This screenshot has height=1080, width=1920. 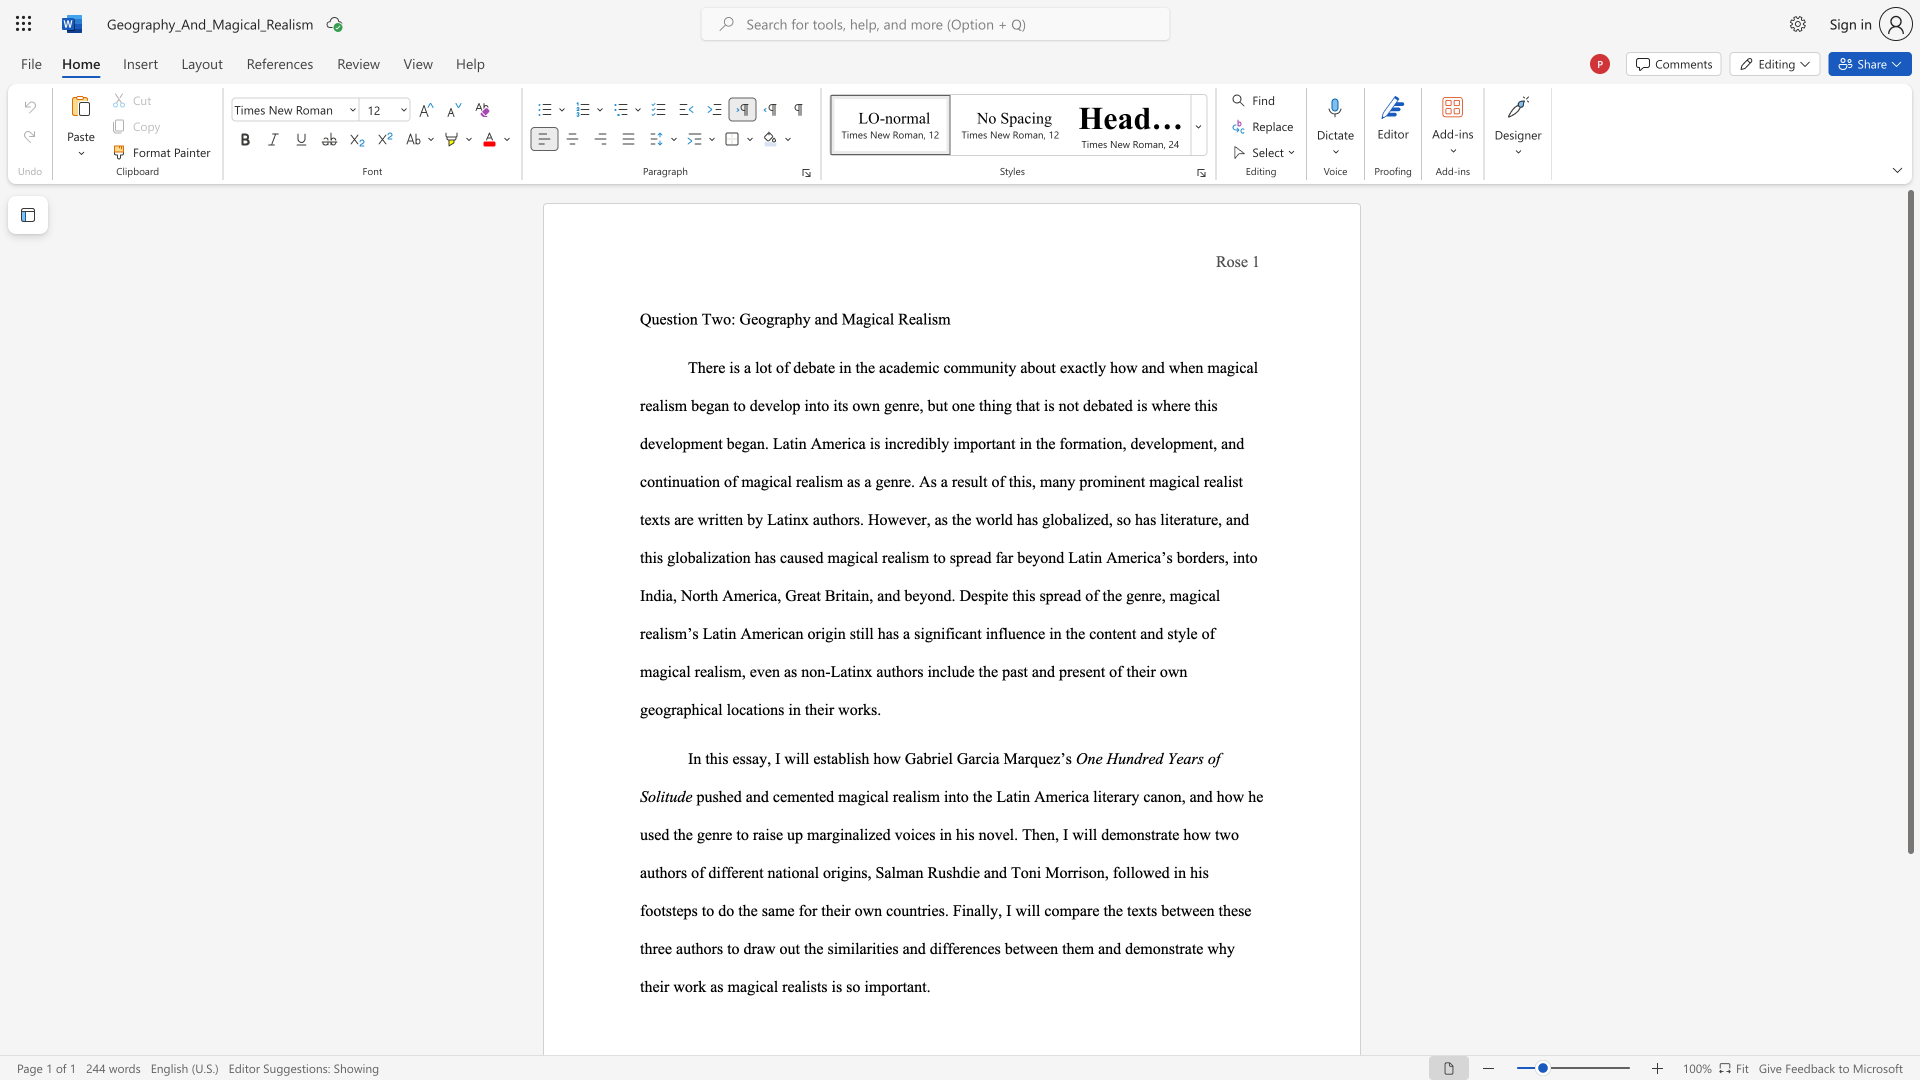 What do you see at coordinates (1909, 959) in the screenshot?
I see `the scrollbar on the side` at bounding box center [1909, 959].